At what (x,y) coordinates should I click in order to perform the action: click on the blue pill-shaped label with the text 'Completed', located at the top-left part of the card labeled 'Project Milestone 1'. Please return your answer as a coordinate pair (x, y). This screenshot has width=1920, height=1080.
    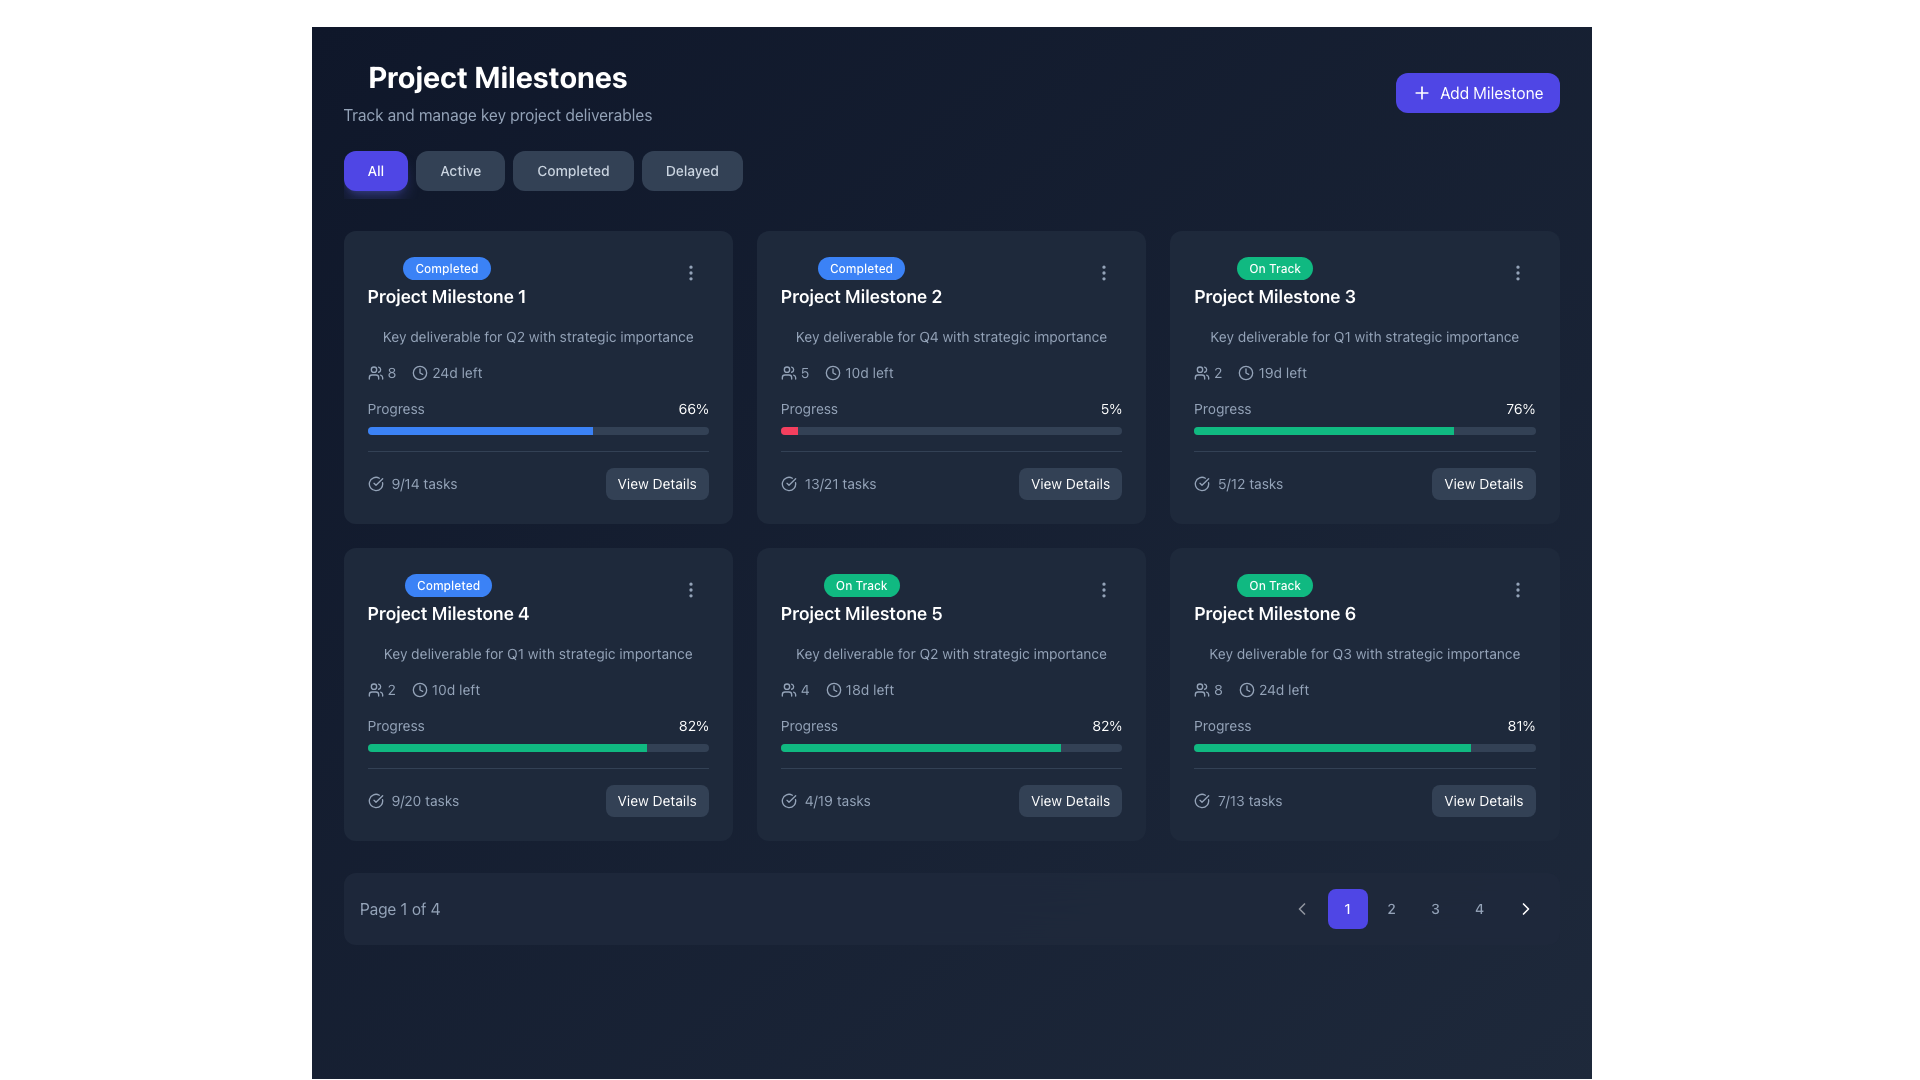
    Looking at the image, I should click on (445, 267).